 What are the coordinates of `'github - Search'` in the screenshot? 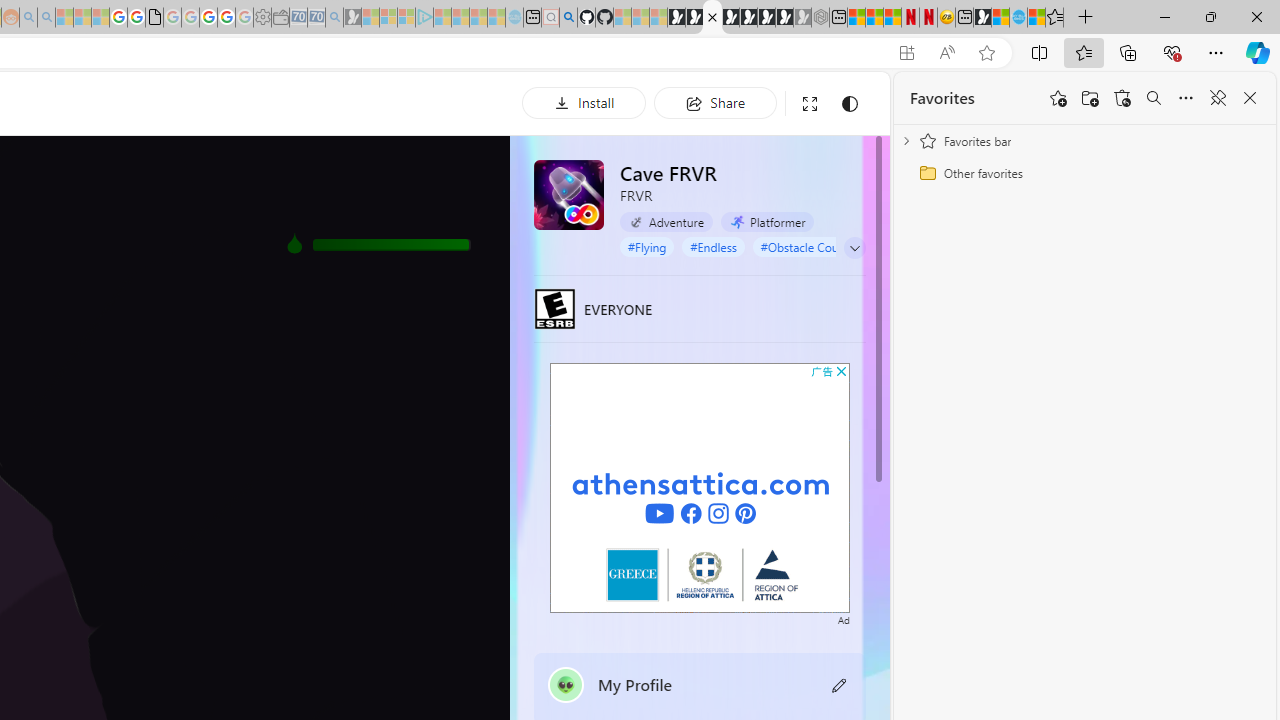 It's located at (567, 17).